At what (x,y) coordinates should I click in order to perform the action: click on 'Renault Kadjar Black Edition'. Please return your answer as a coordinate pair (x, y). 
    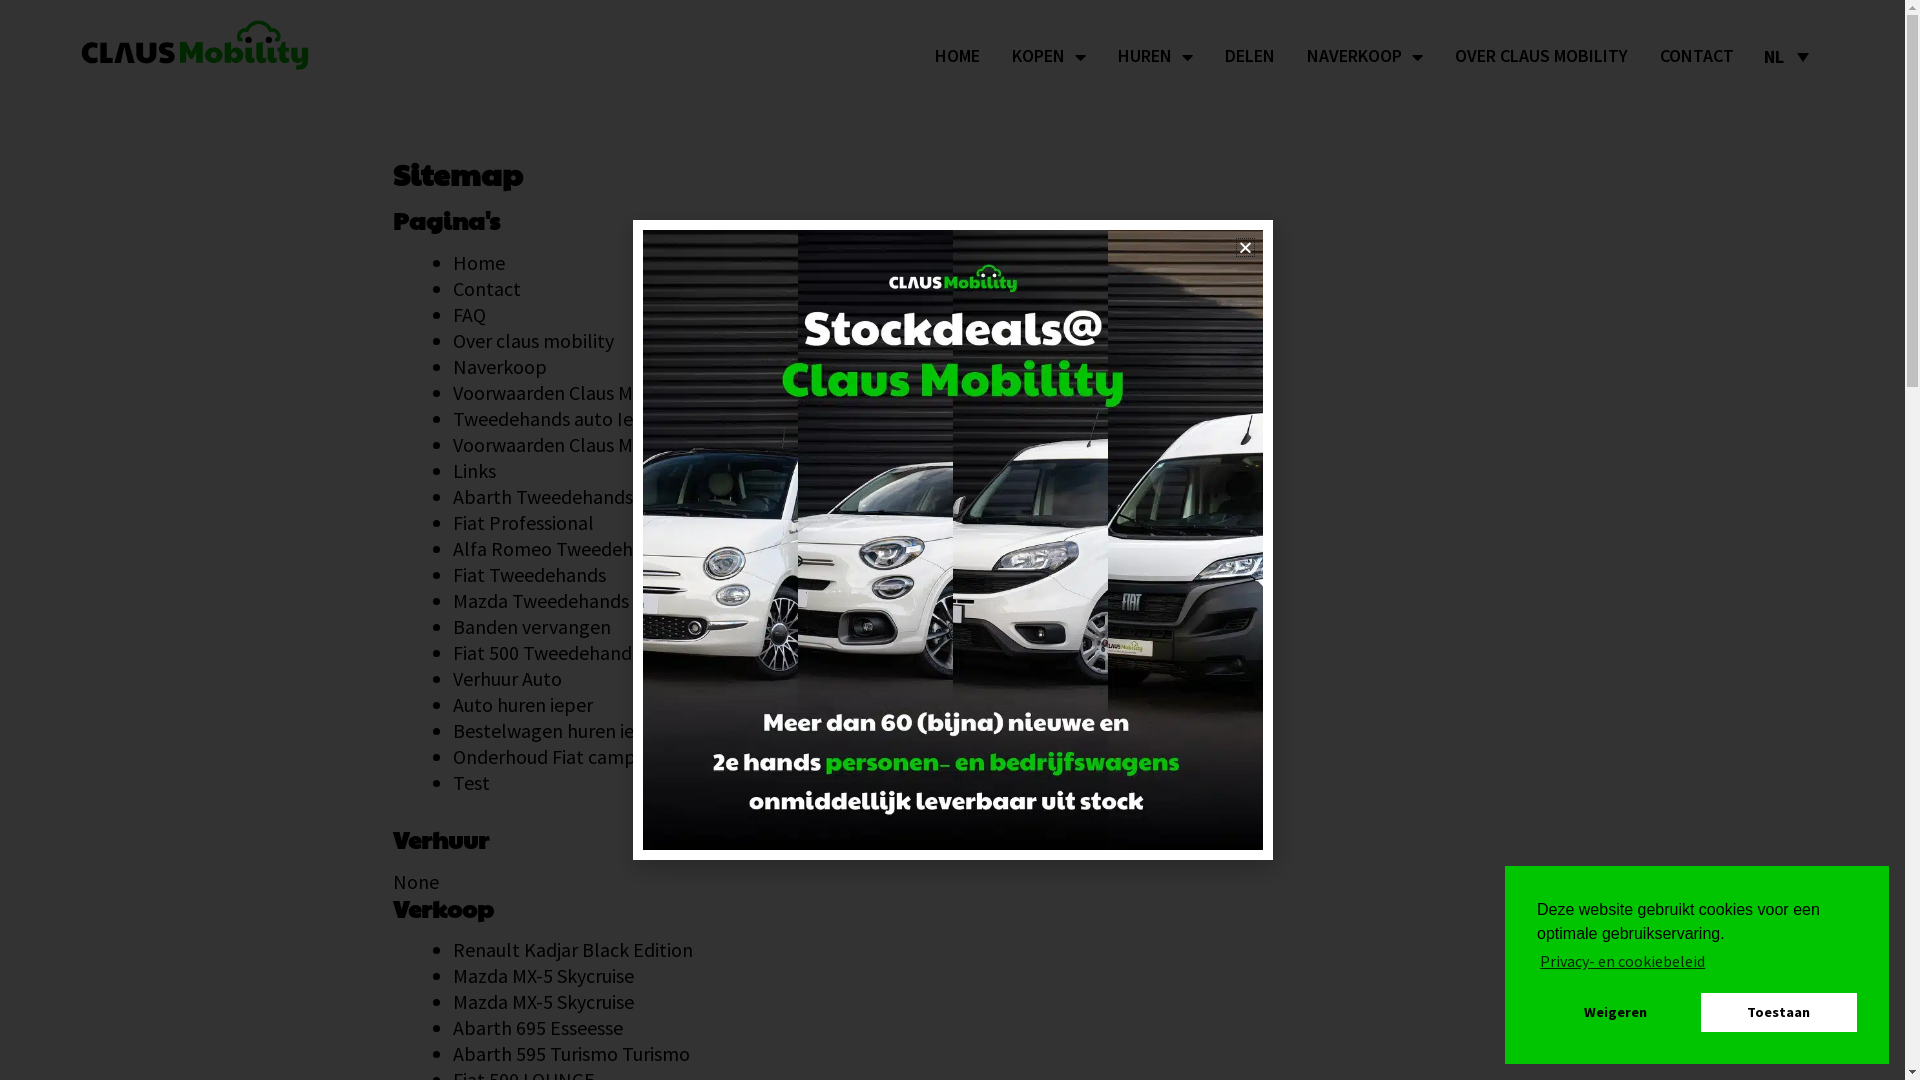
    Looking at the image, I should click on (570, 948).